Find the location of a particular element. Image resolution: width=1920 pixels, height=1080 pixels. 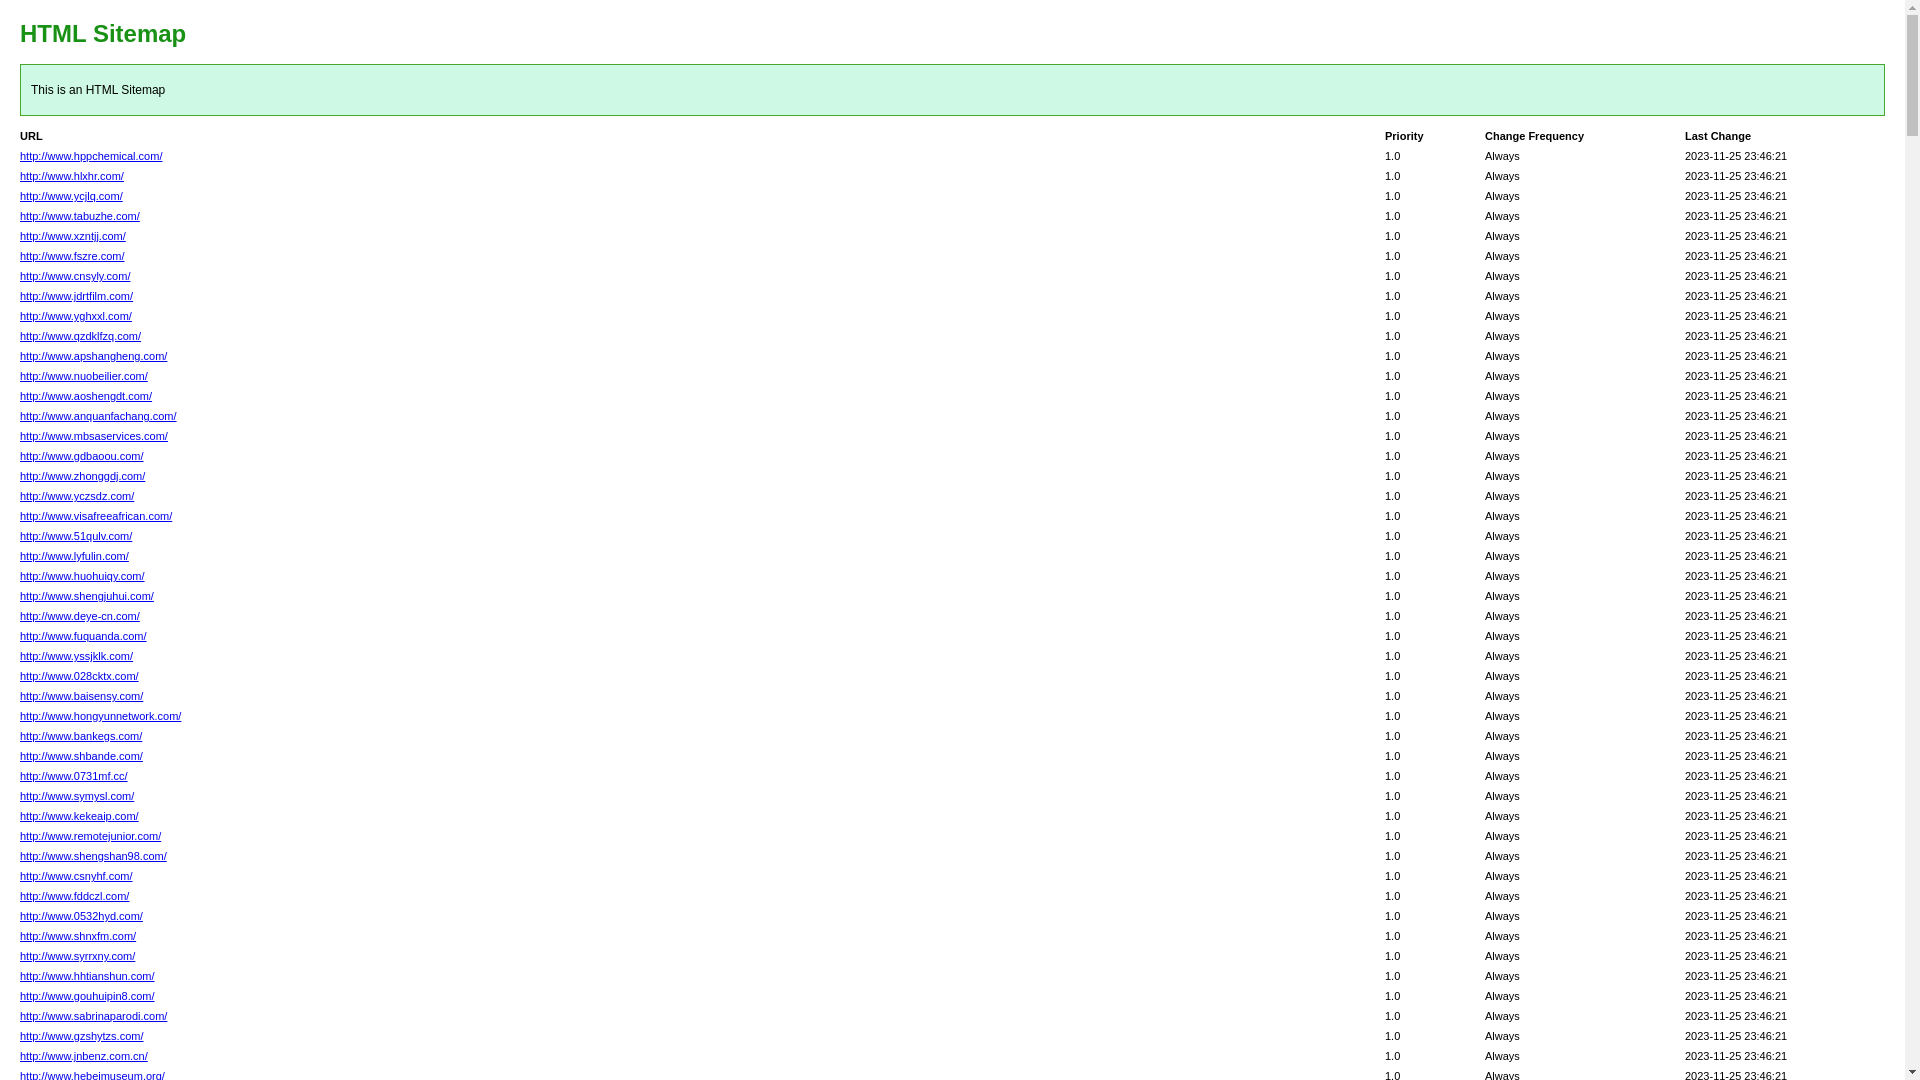

'http://www.fddczl.com/' is located at coordinates (74, 894).